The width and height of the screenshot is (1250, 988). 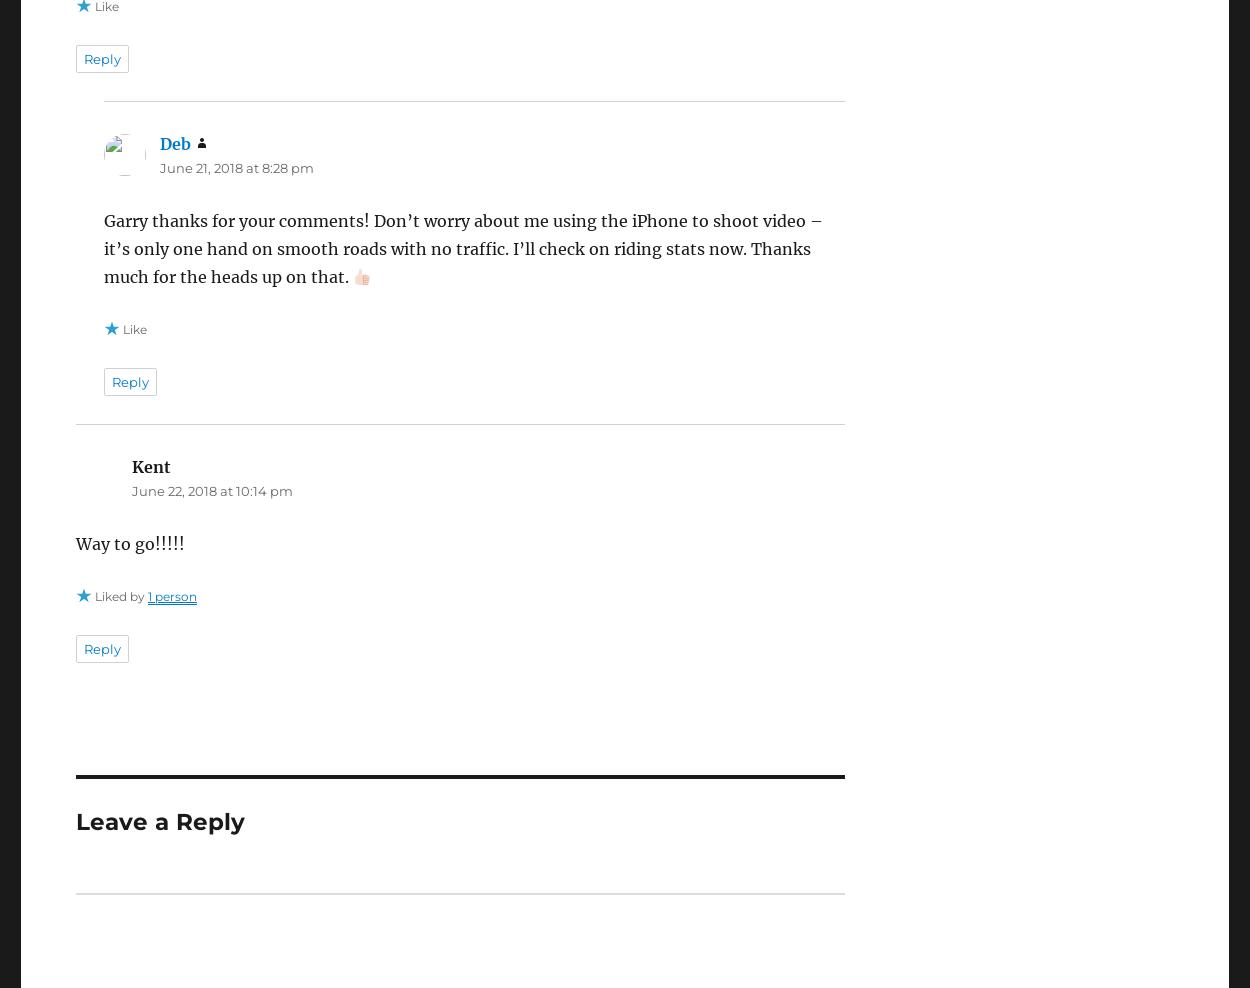 What do you see at coordinates (171, 595) in the screenshot?
I see `'1 person'` at bounding box center [171, 595].